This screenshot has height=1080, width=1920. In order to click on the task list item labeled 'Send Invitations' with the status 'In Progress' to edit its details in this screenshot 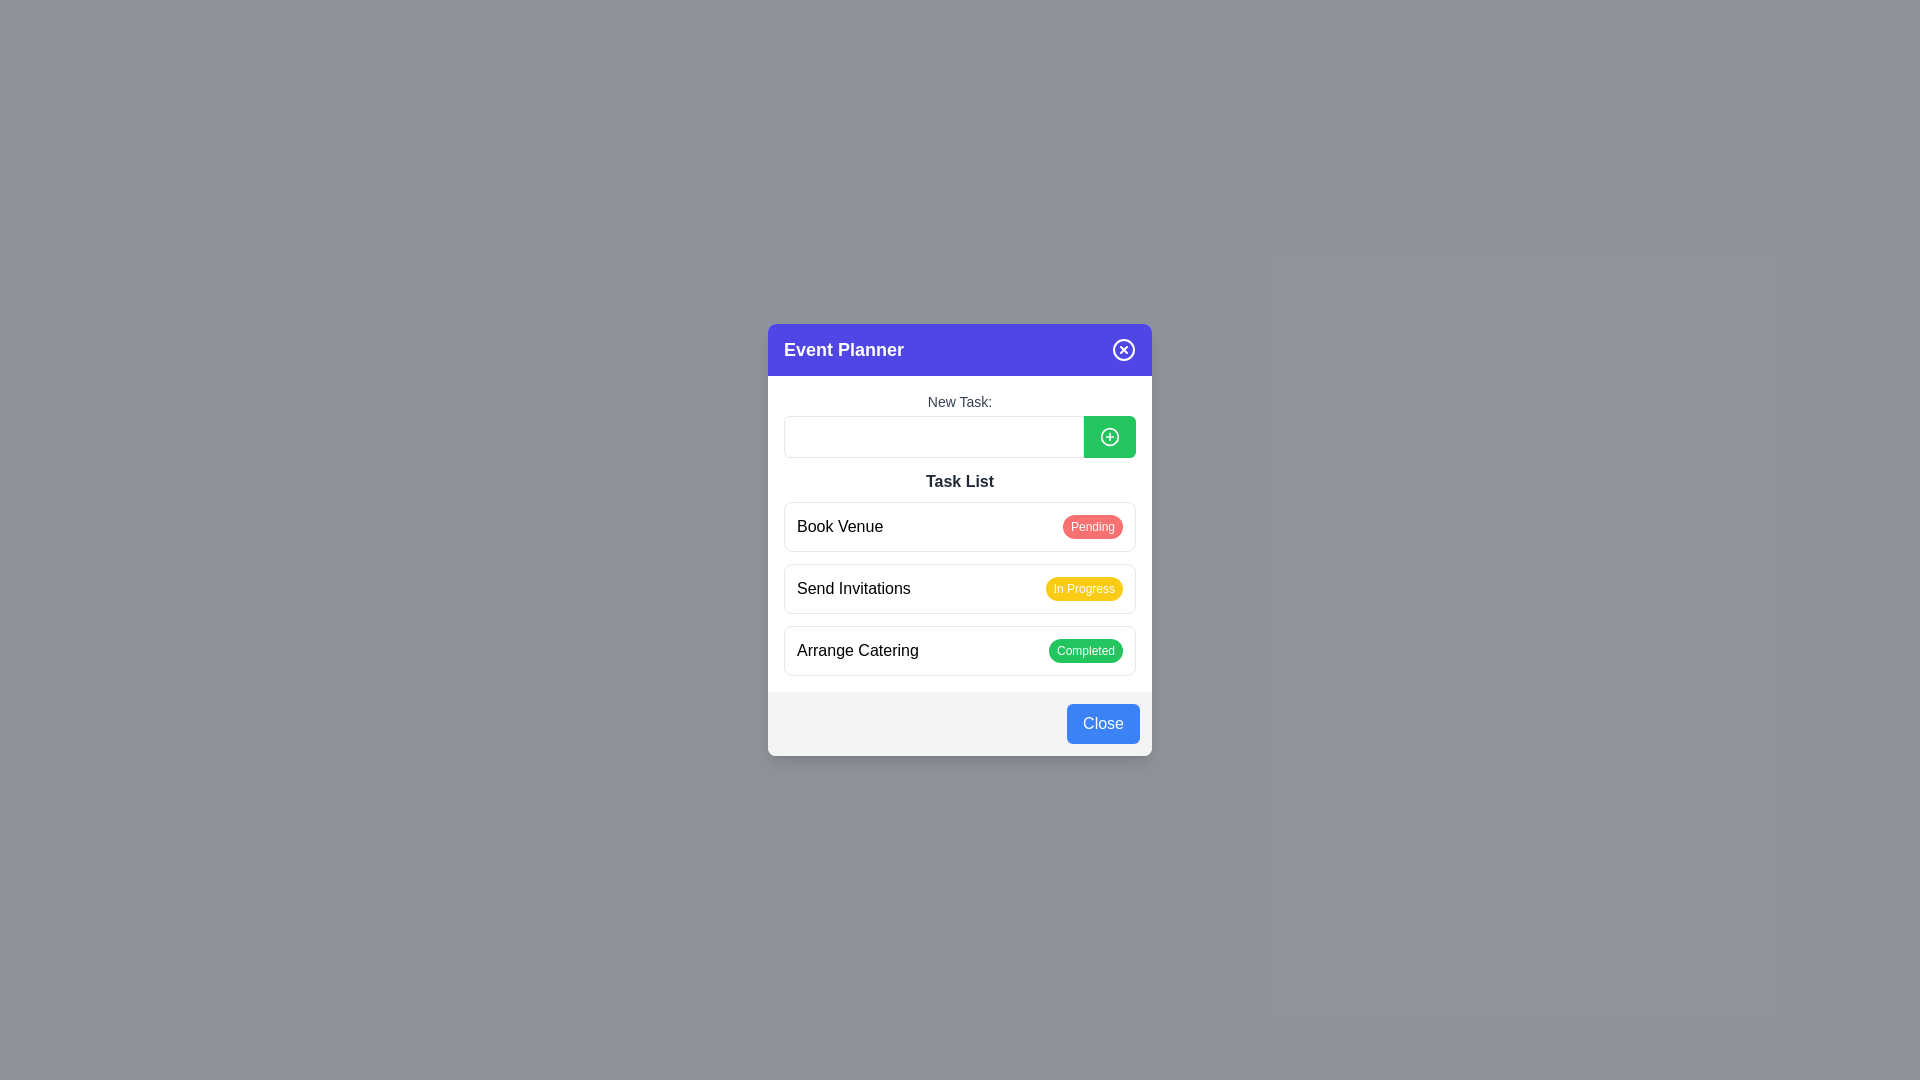, I will do `click(960, 573)`.